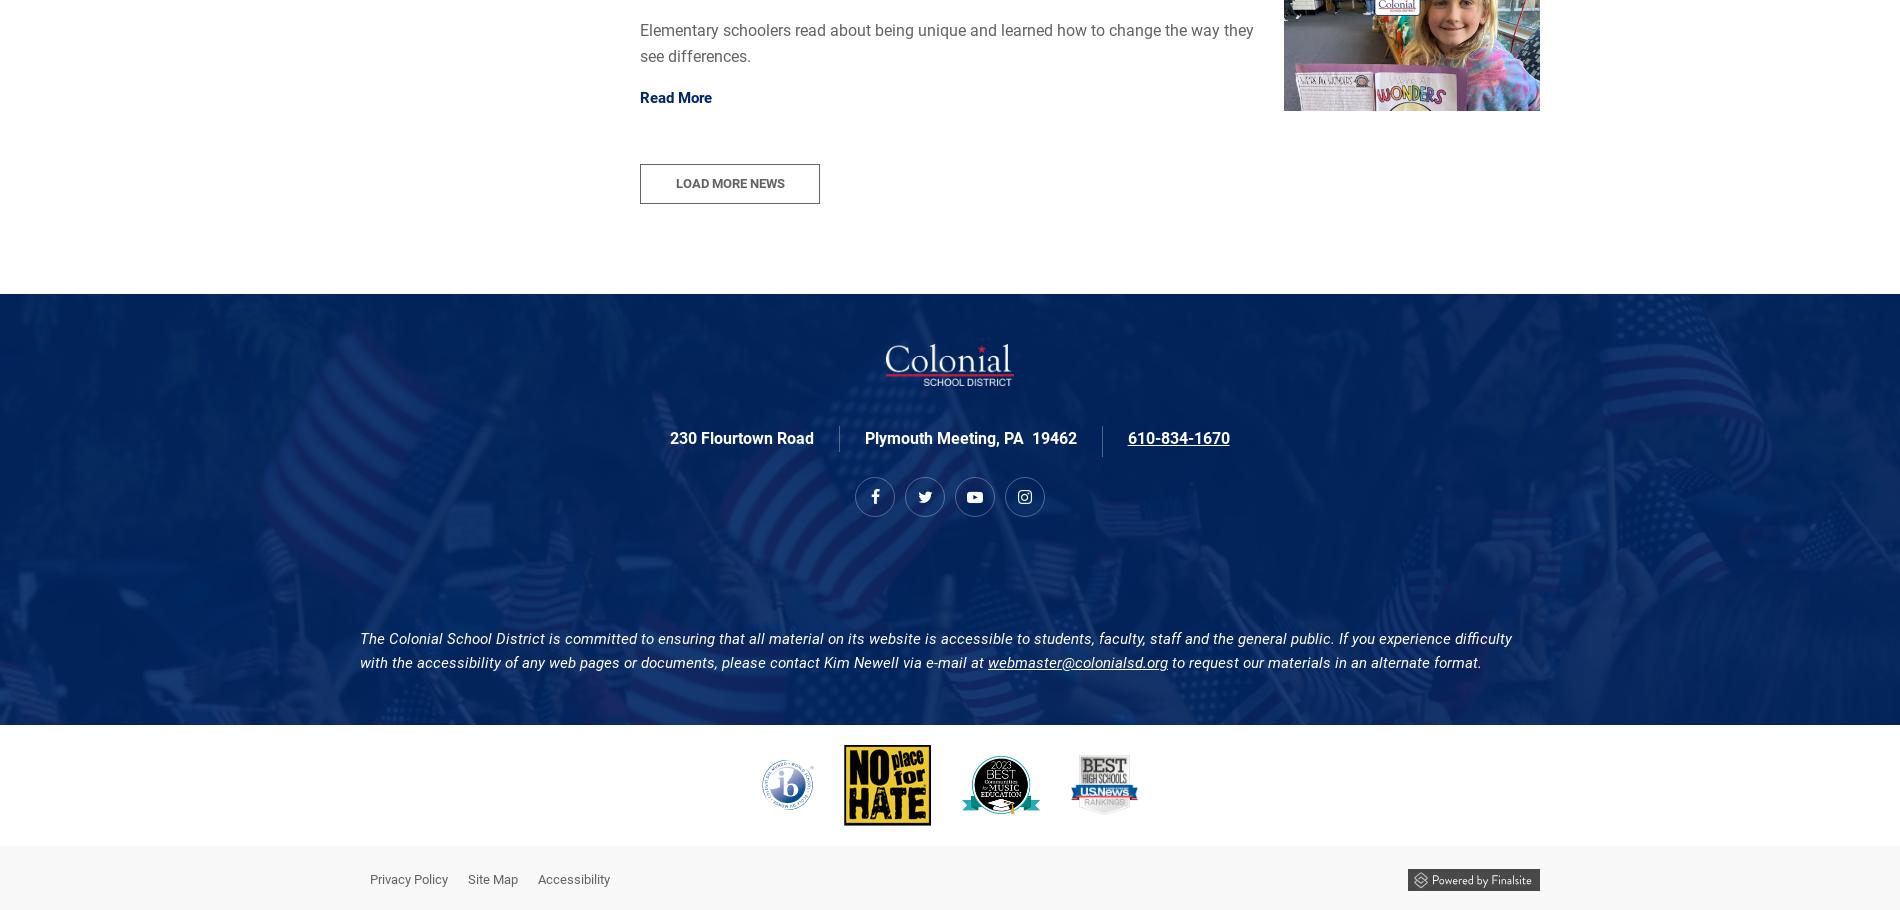  What do you see at coordinates (934, 650) in the screenshot?
I see `'The Colonial School District is committed to ensuring that all material on its website is accessible to students, faculty, staff and the general public. If you experience difficulty with the accessibility of any web pages or documents, please contact Kim Newell via e-mail at'` at bounding box center [934, 650].